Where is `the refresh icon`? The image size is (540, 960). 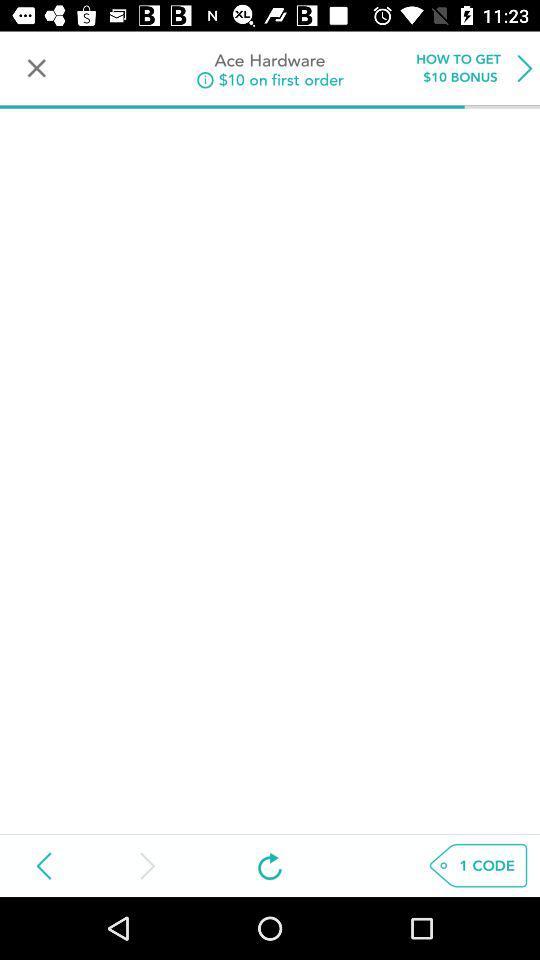
the refresh icon is located at coordinates (270, 864).